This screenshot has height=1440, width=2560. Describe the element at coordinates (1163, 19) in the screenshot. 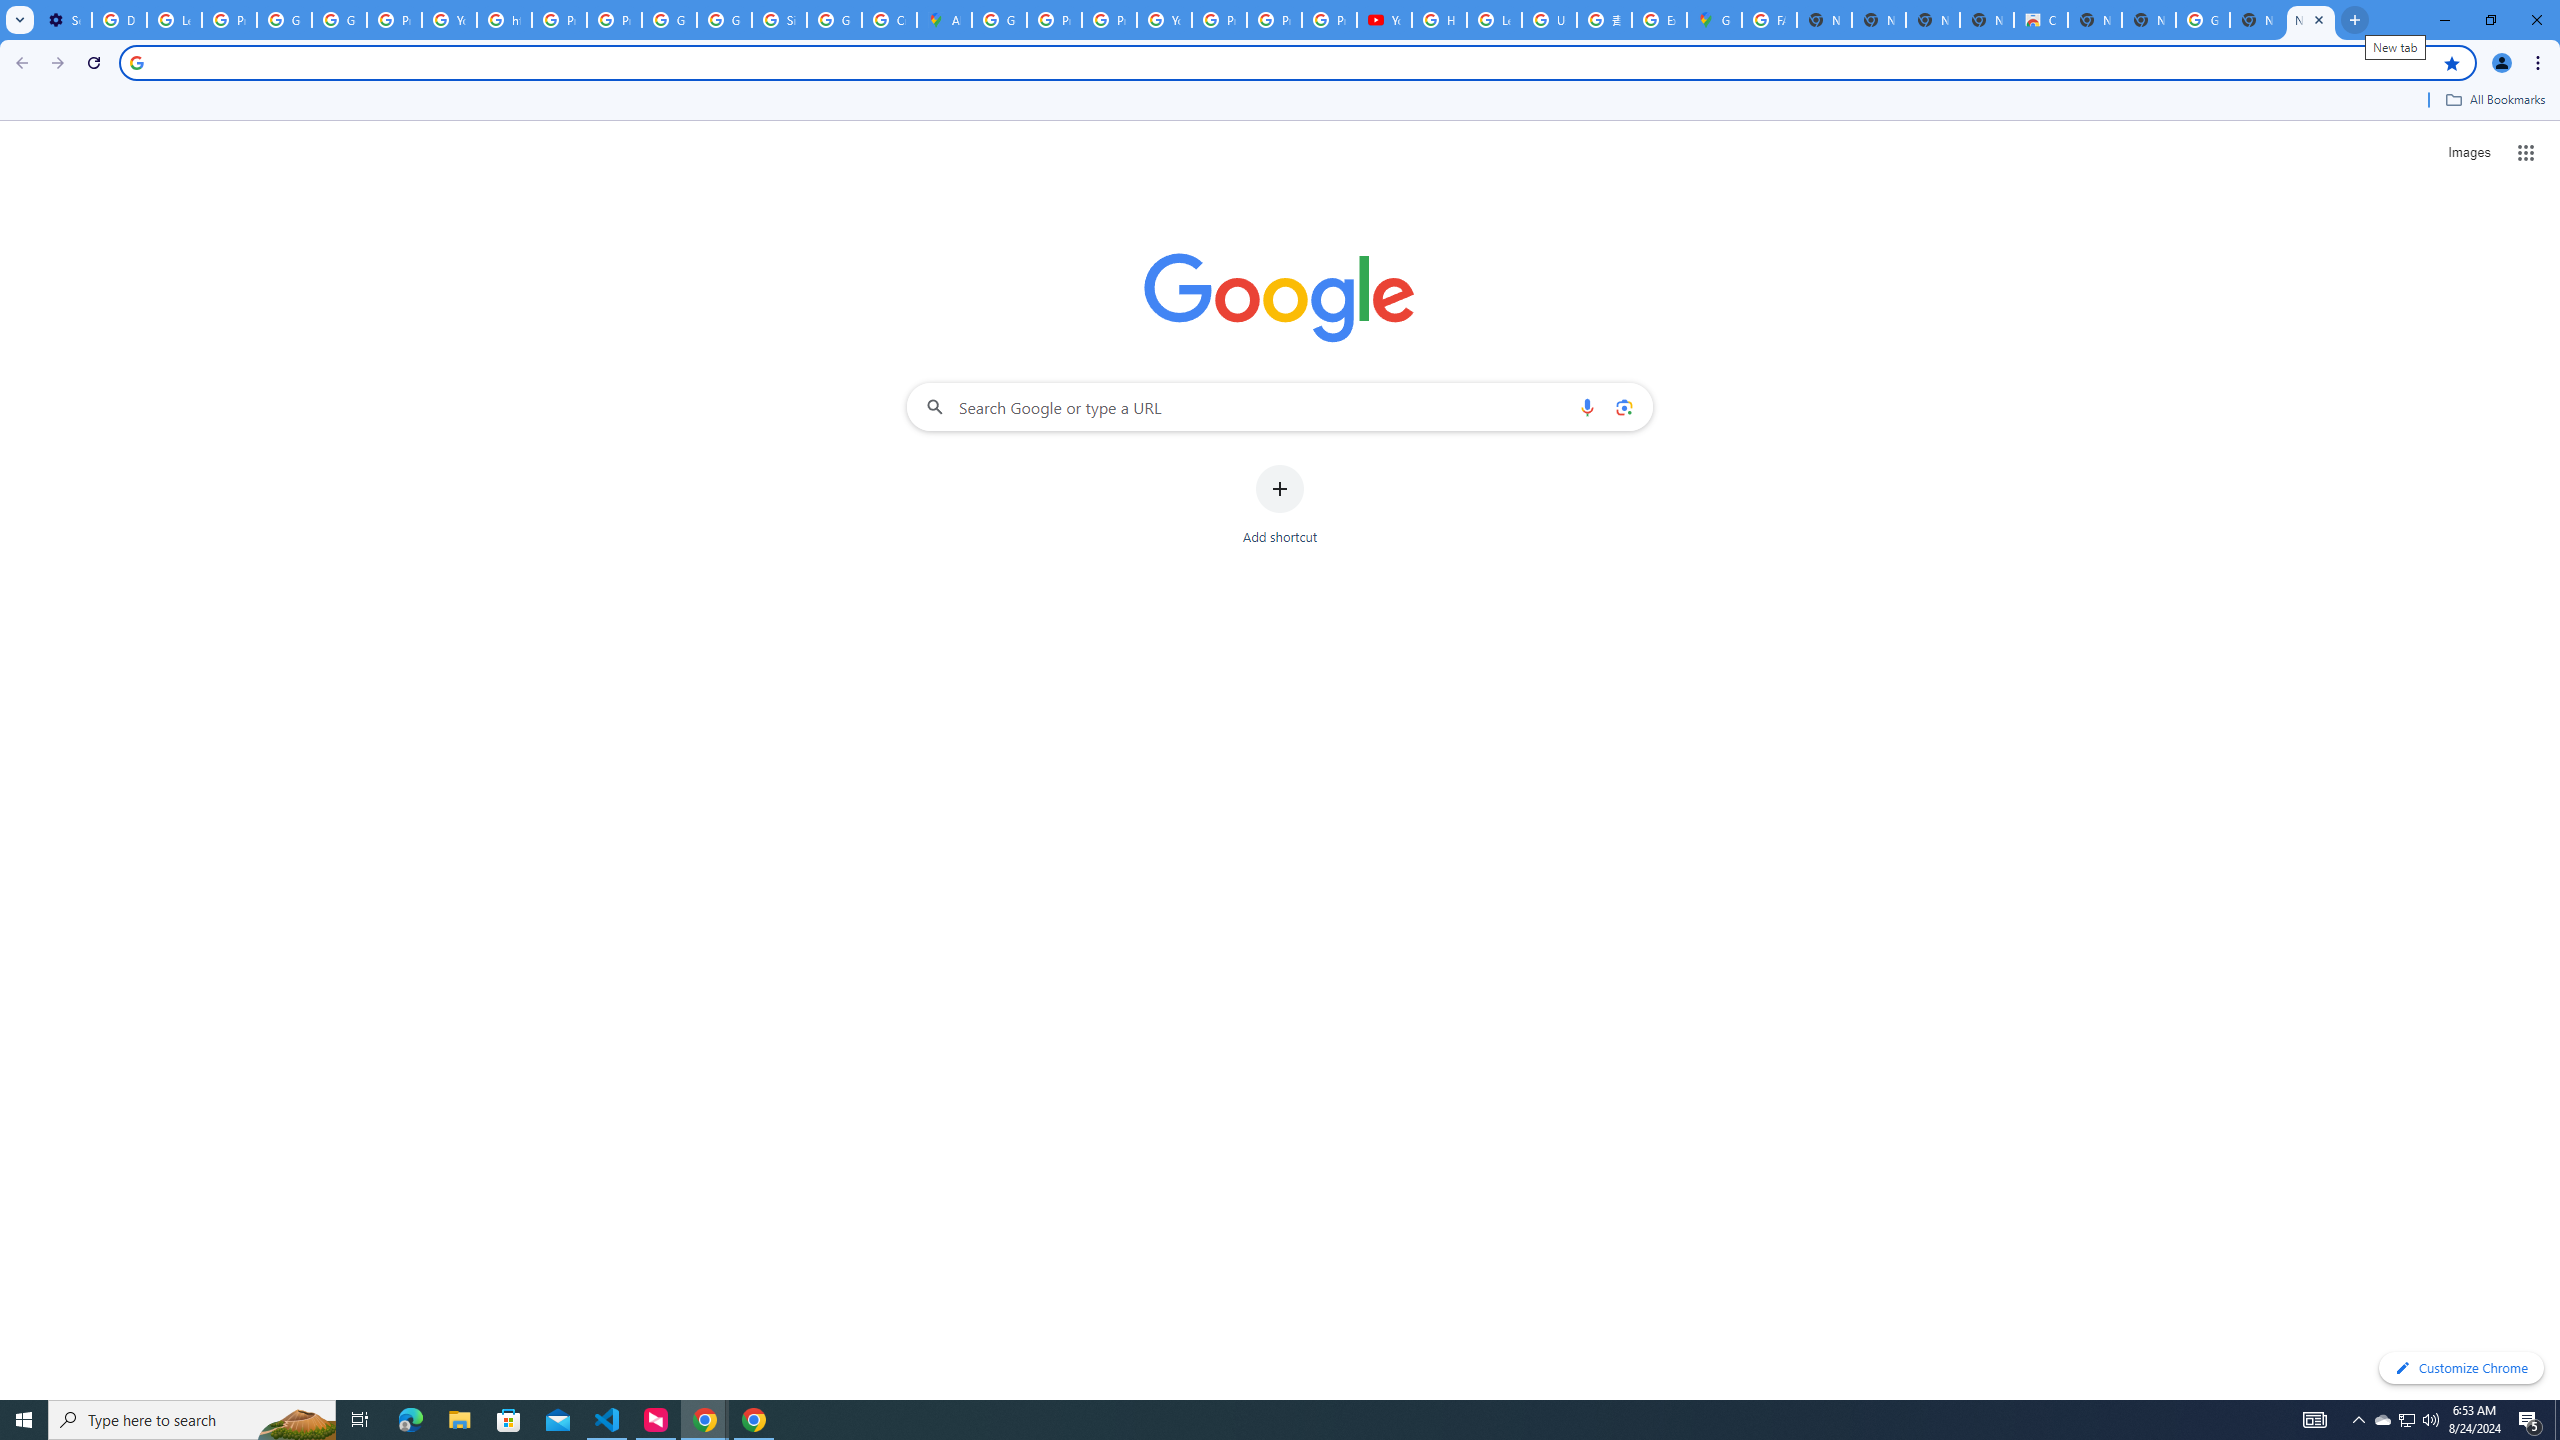

I see `'YouTube'` at that location.